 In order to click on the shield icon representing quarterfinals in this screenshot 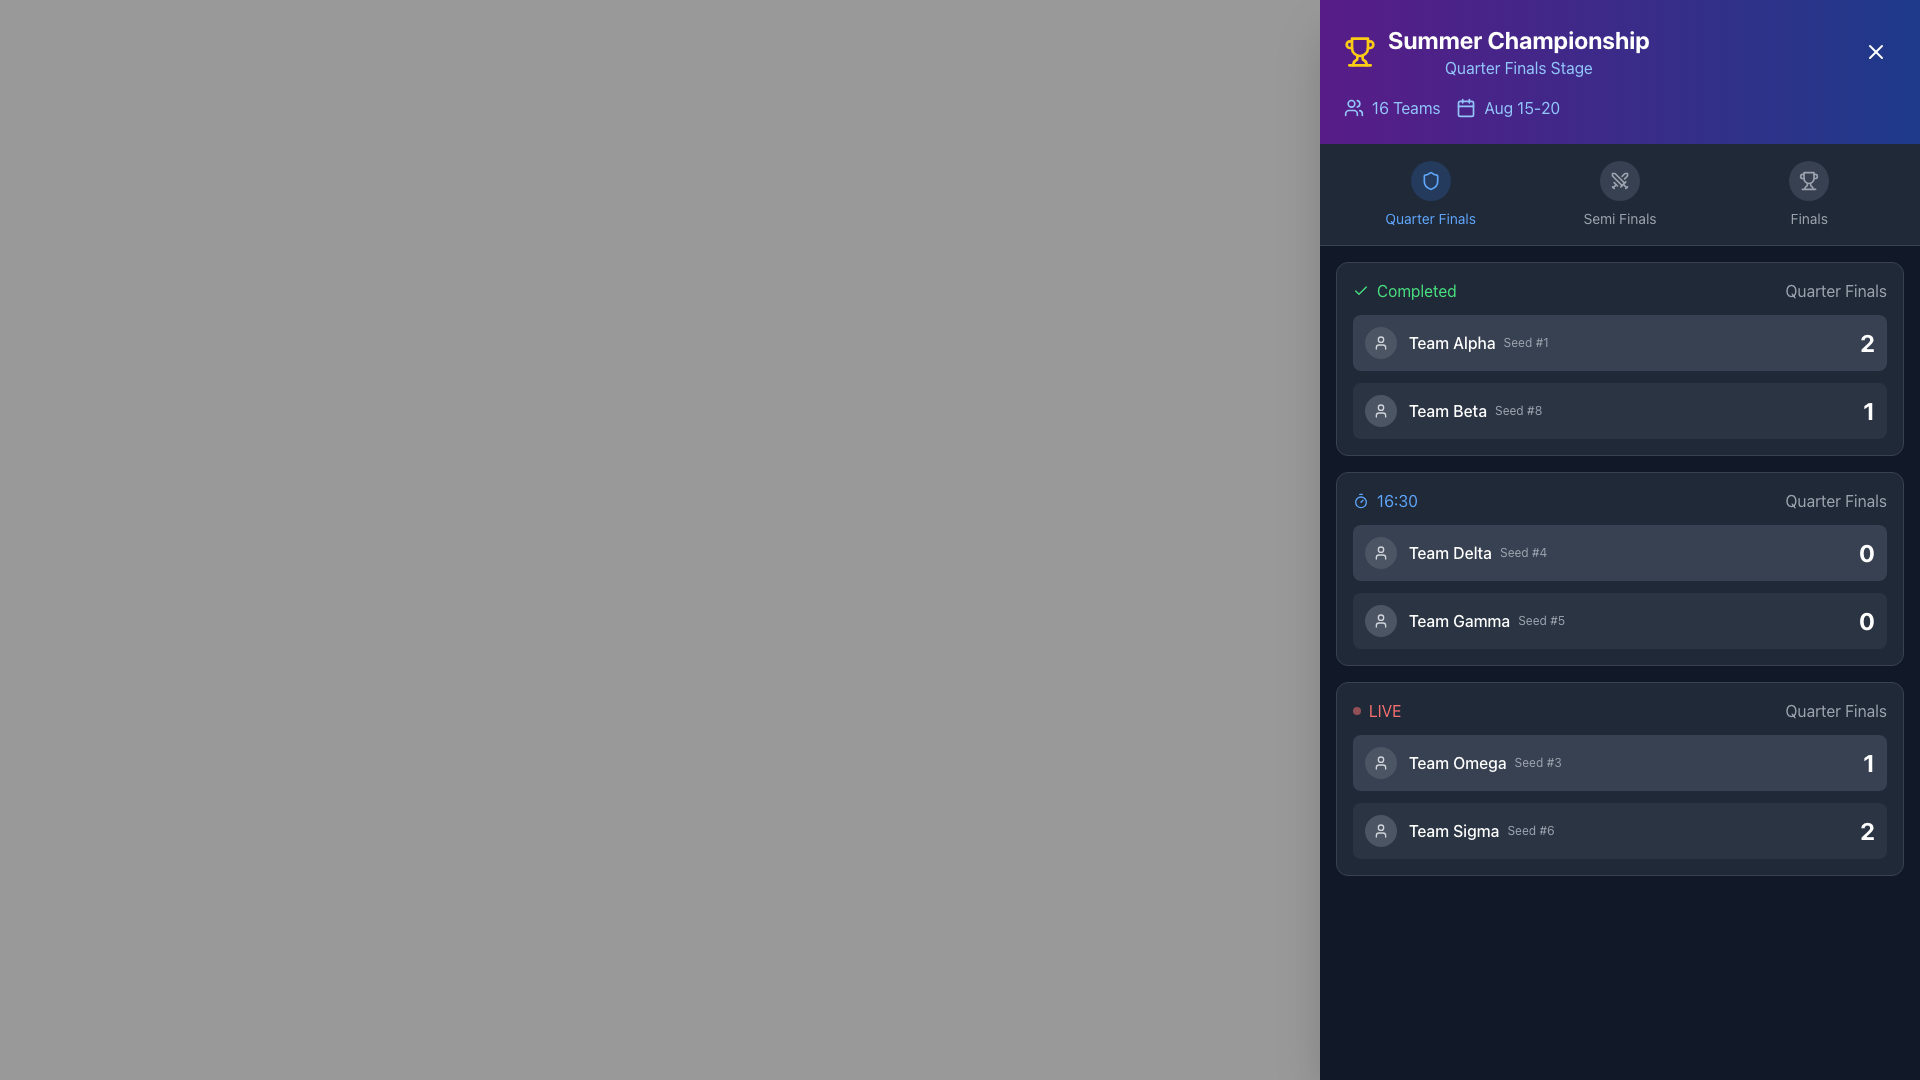, I will do `click(1429, 181)`.